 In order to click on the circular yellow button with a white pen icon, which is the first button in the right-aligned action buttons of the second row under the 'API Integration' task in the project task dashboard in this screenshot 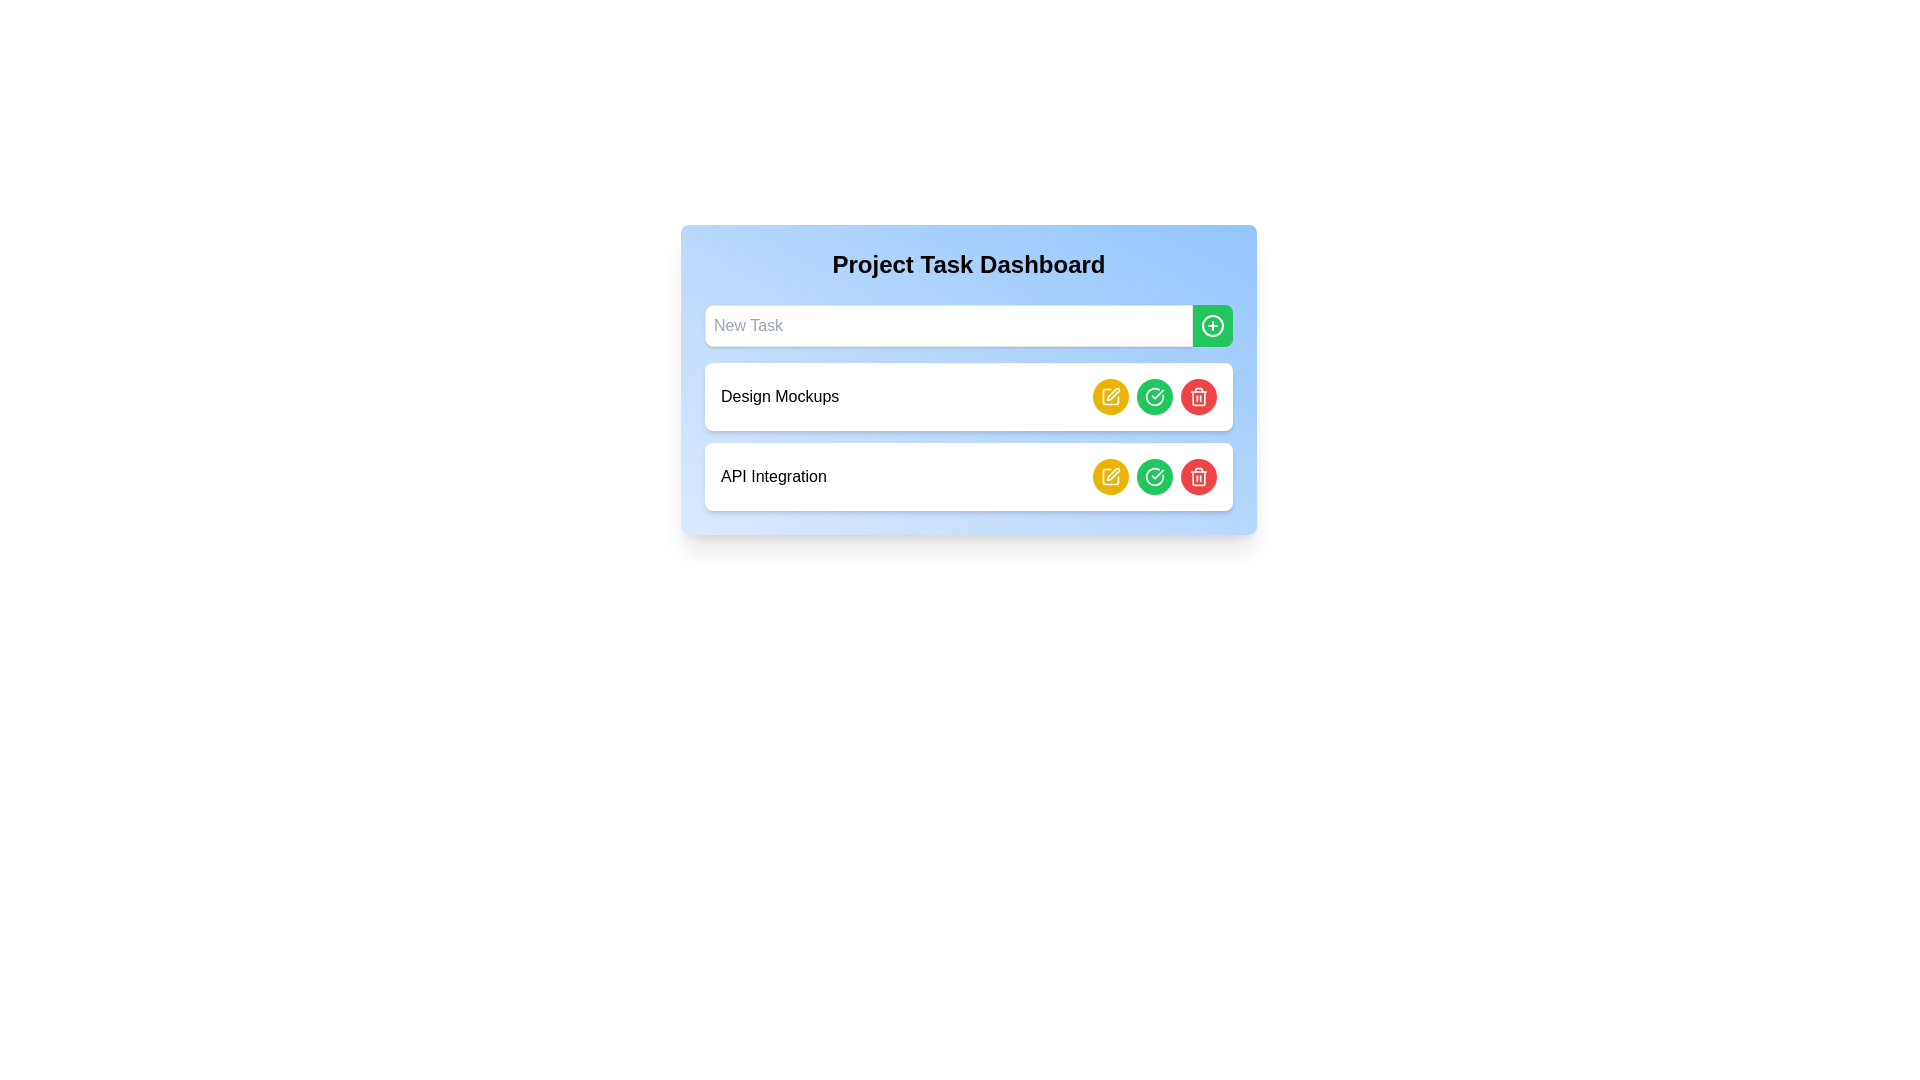, I will do `click(1109, 477)`.